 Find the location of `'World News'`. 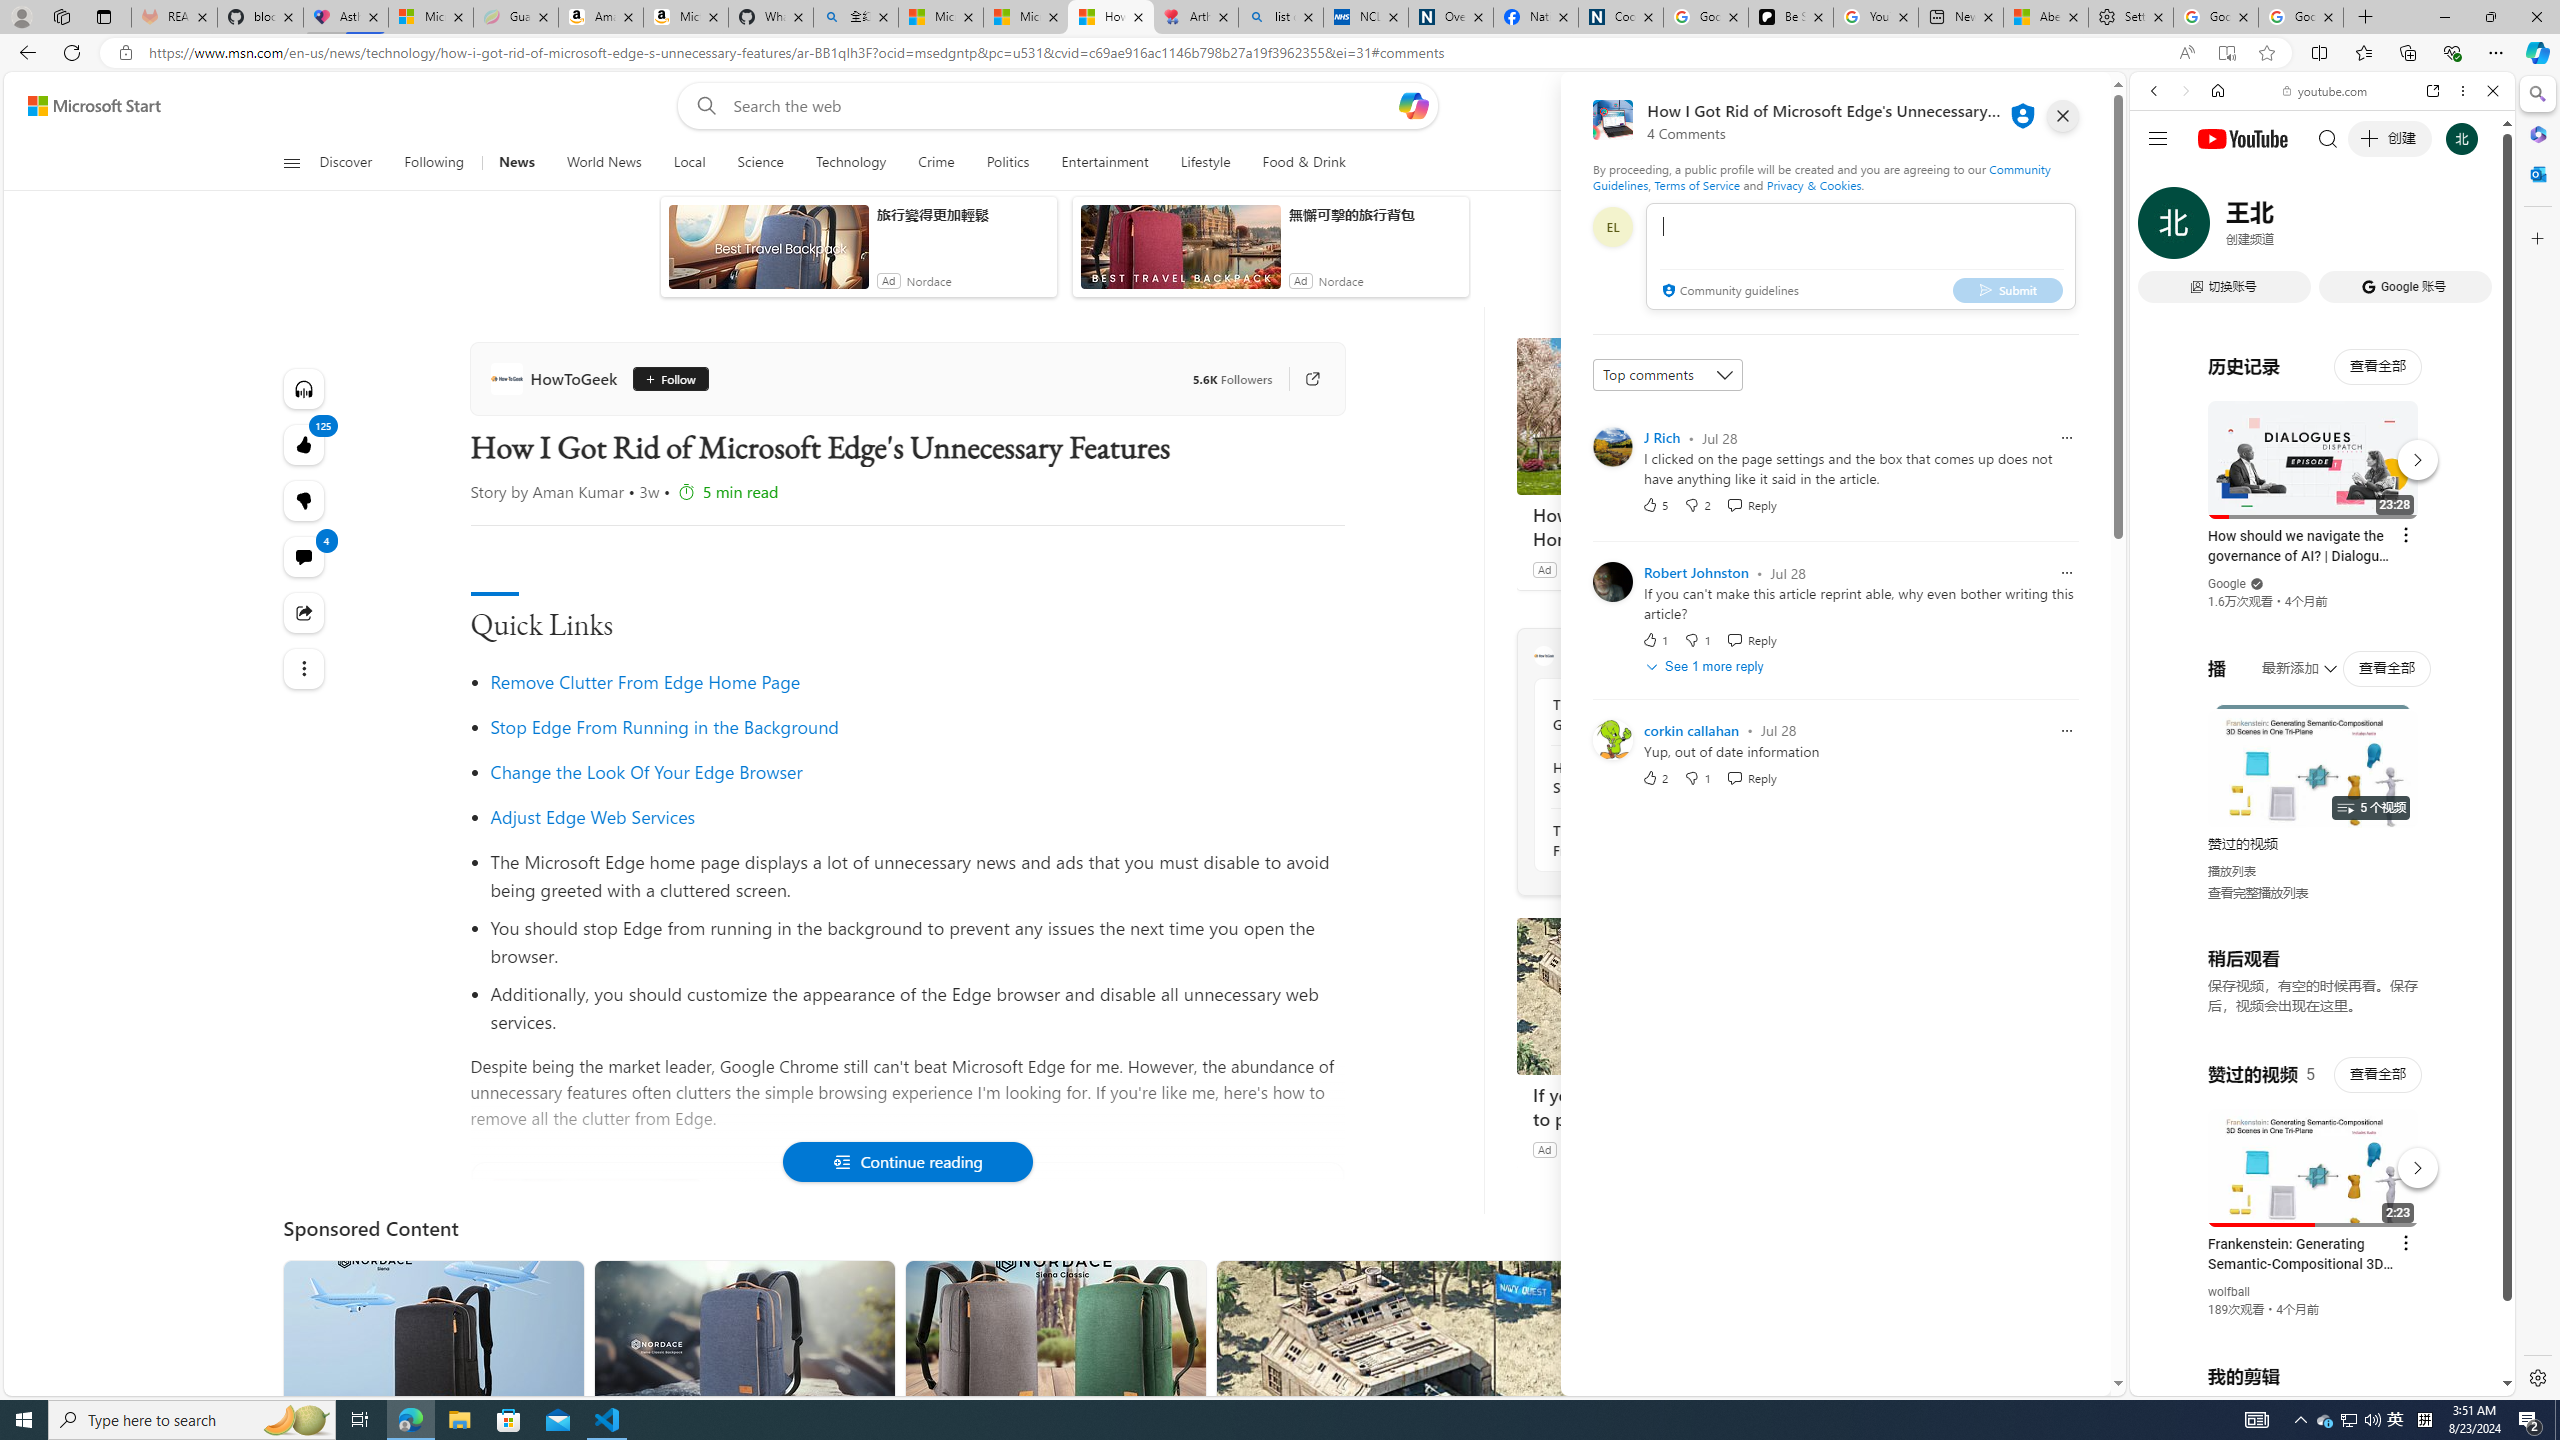

'World News' is located at coordinates (603, 162).